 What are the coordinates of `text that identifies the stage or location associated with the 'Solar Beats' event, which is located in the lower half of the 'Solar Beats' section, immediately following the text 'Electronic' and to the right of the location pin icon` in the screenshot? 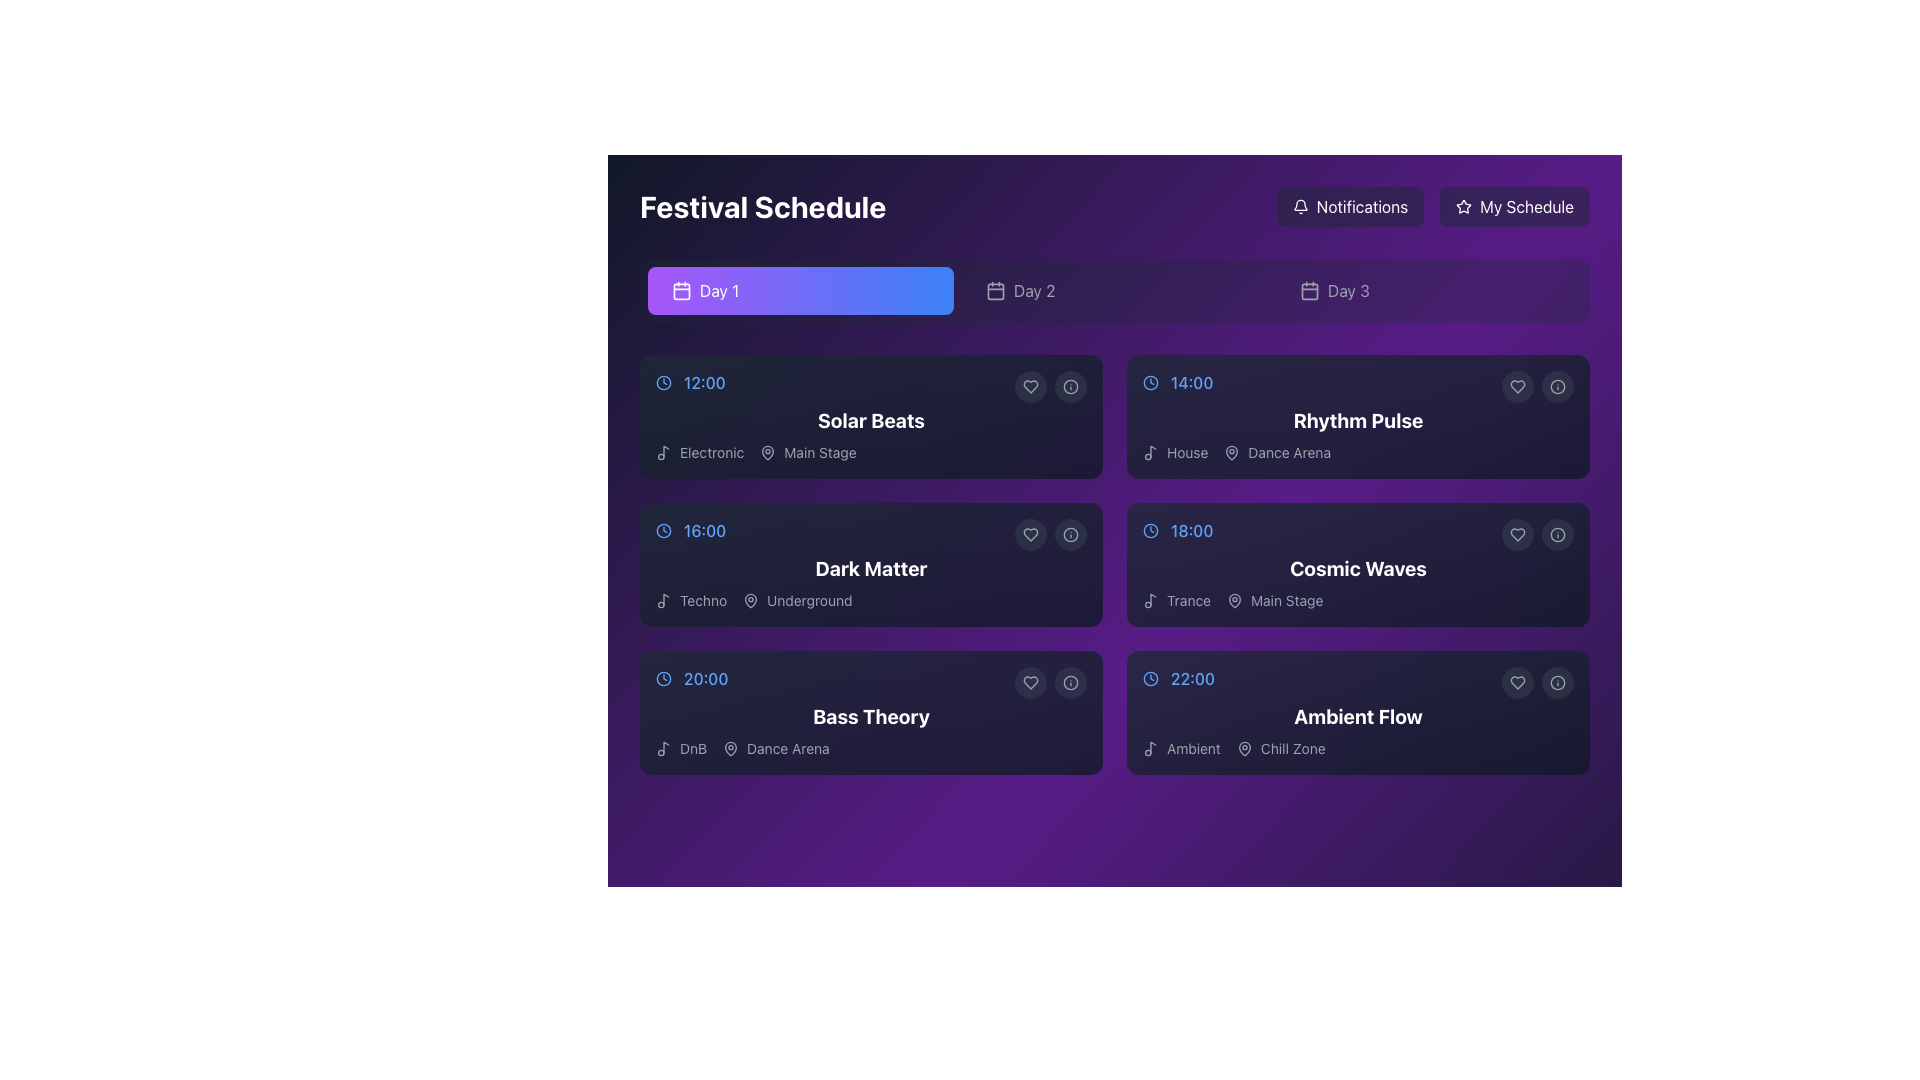 It's located at (808, 452).